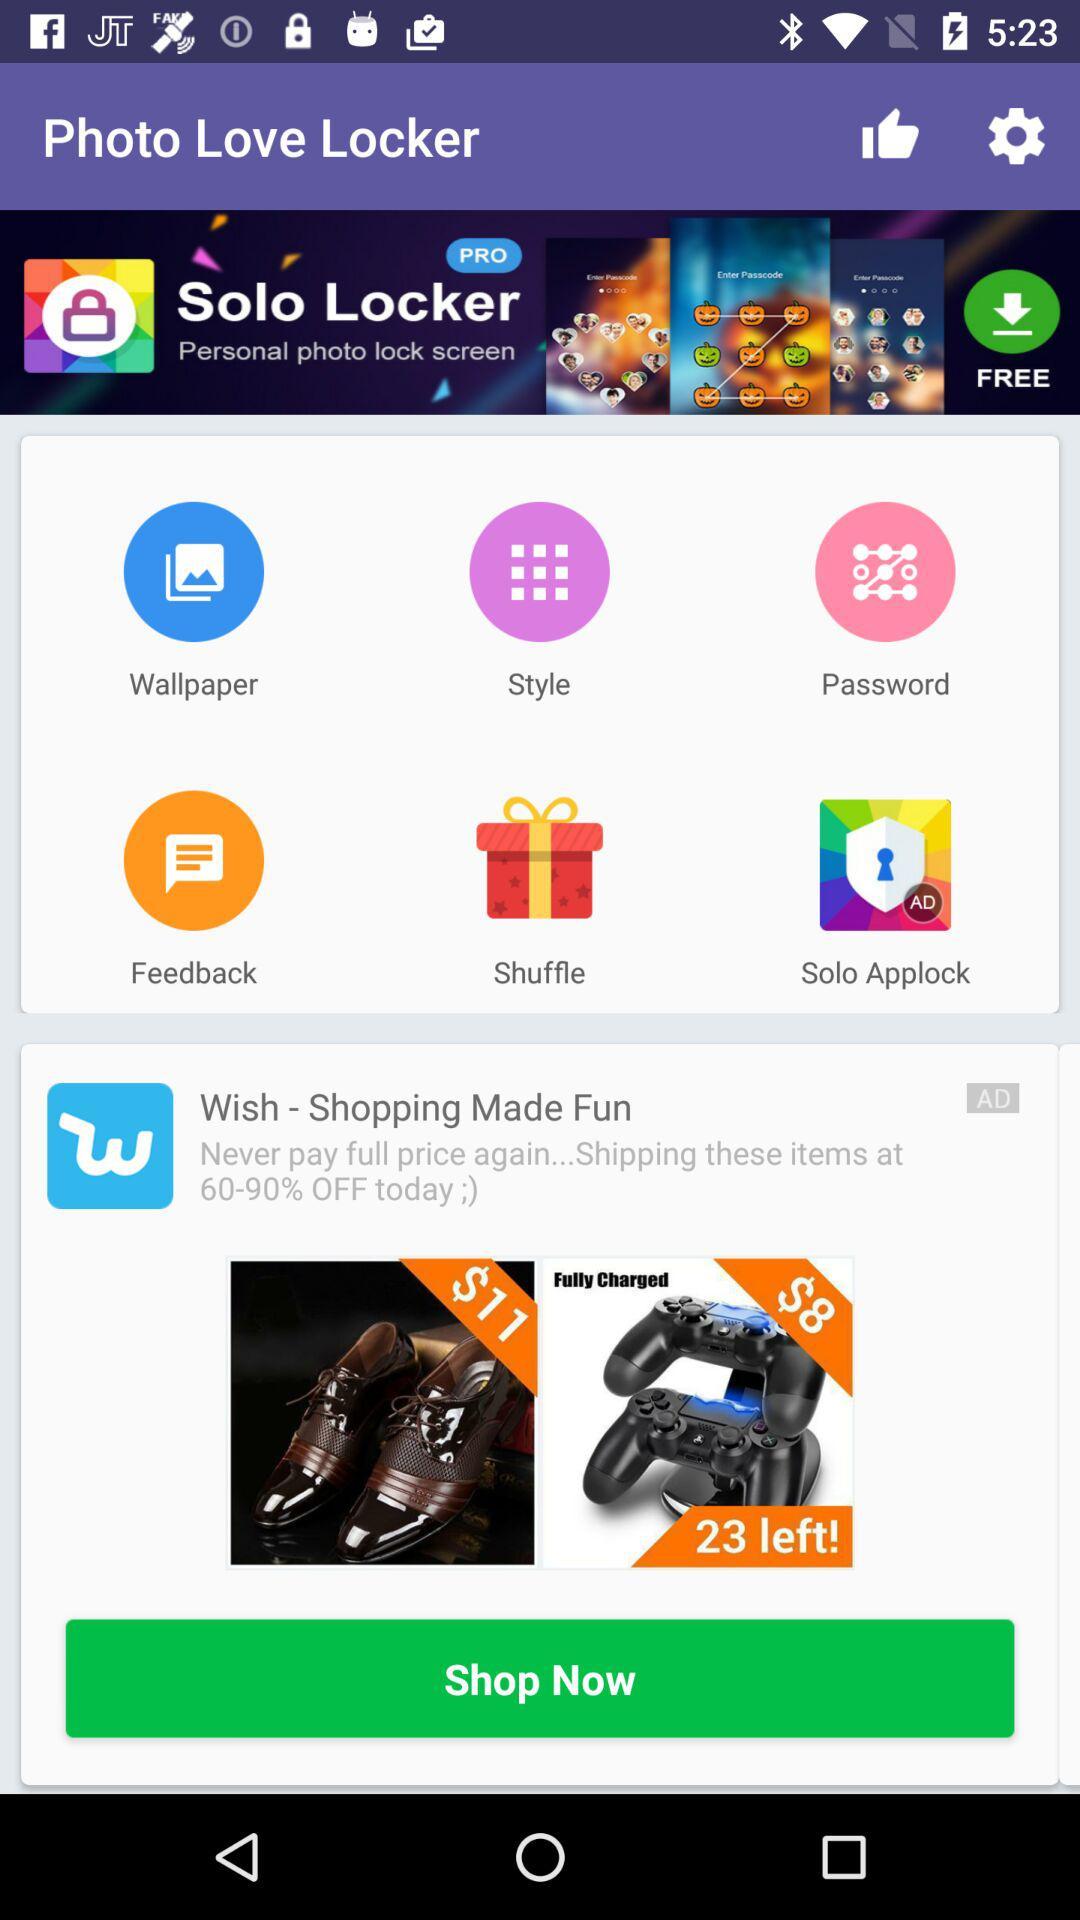  Describe the element at coordinates (193, 570) in the screenshot. I see `wallpaper` at that location.